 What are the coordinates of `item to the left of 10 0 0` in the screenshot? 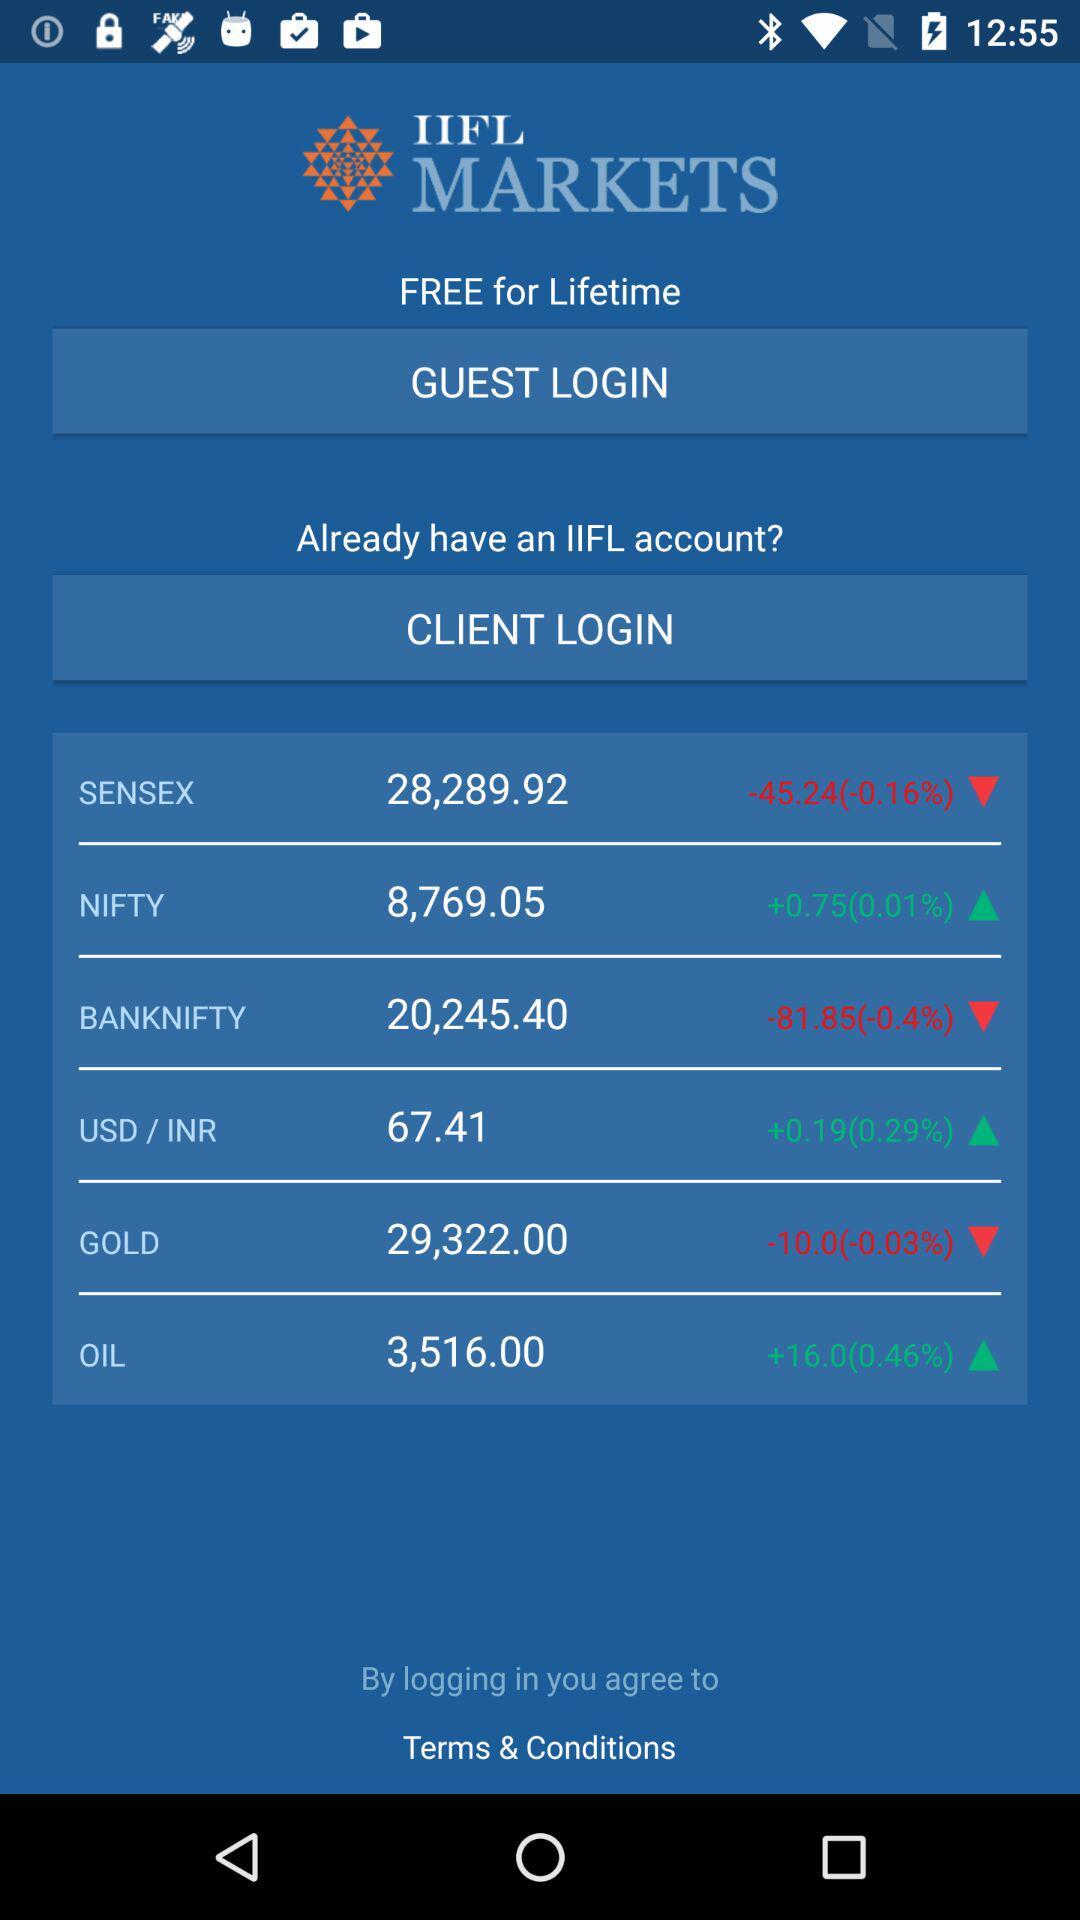 It's located at (523, 1236).